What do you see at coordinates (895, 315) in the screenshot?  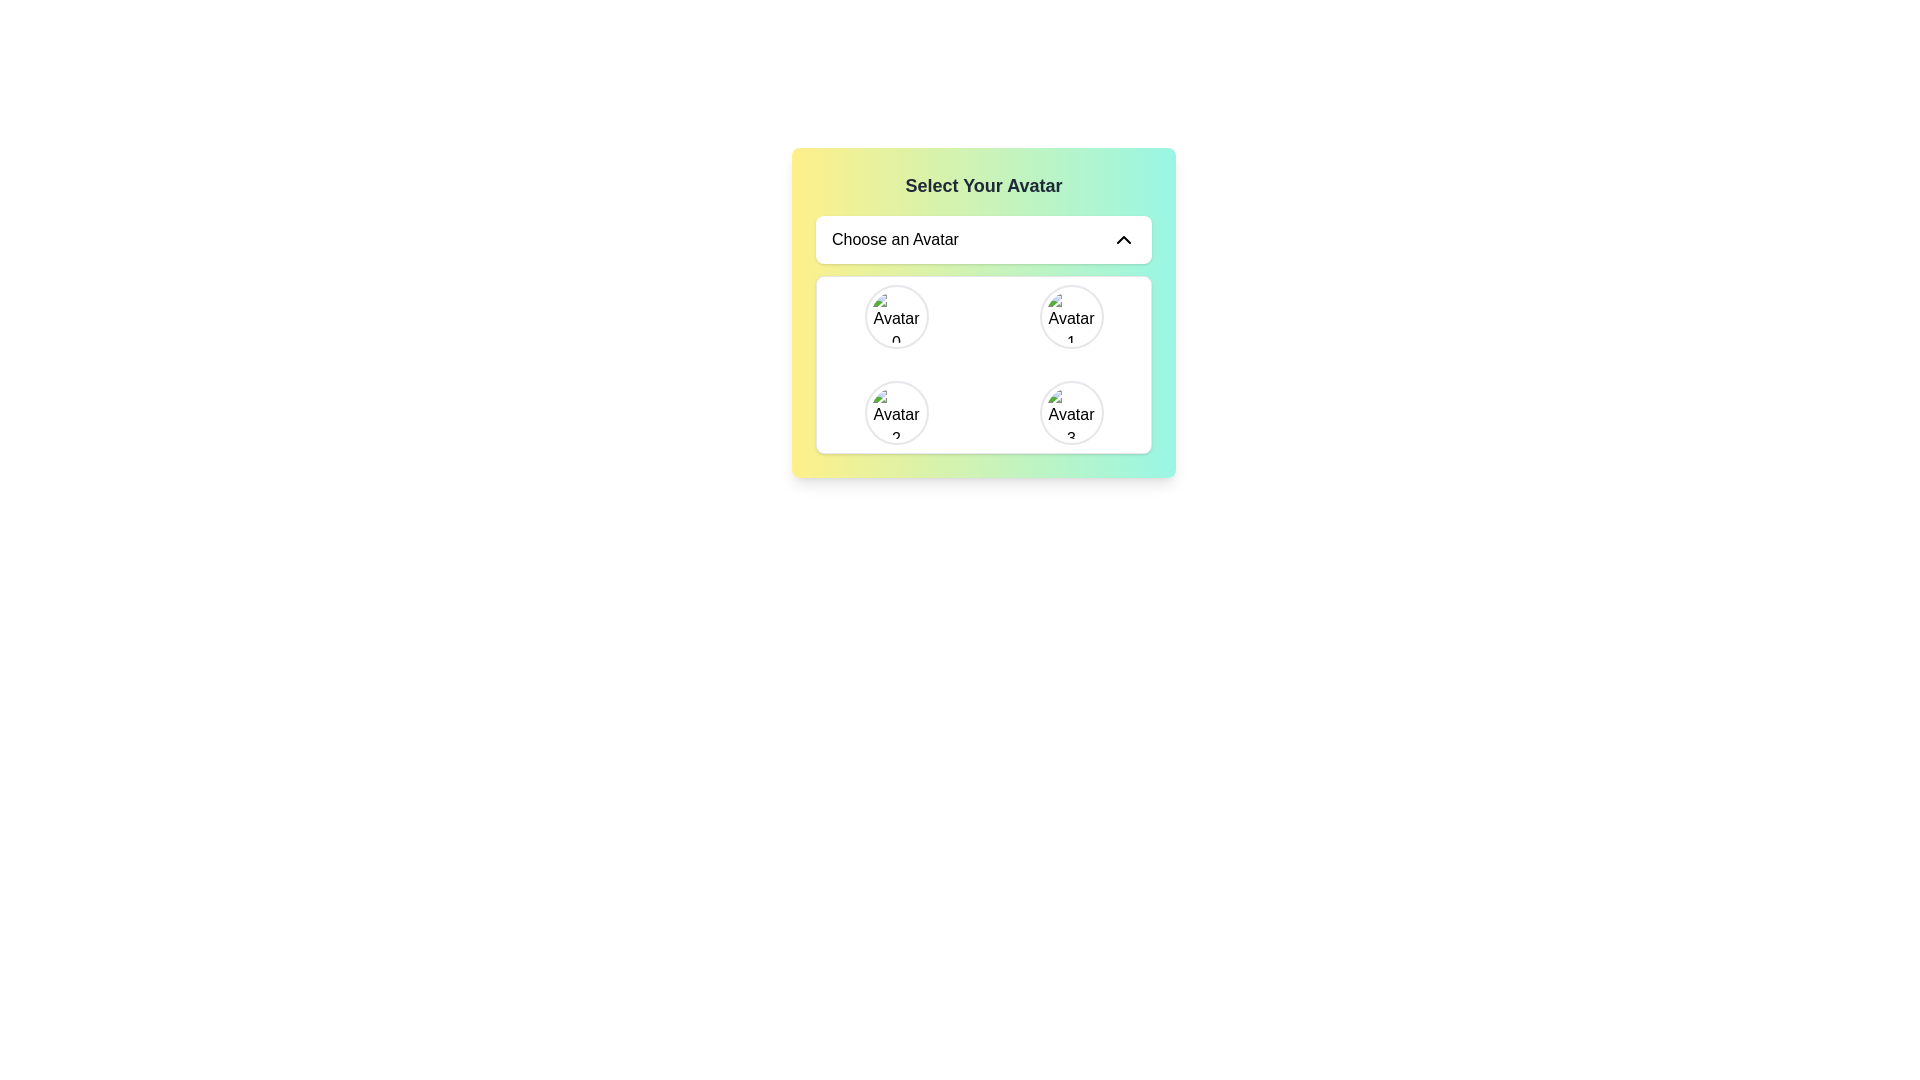 I see `the leftmost circular avatar image labeled 'Avatar 0'` at bounding box center [895, 315].